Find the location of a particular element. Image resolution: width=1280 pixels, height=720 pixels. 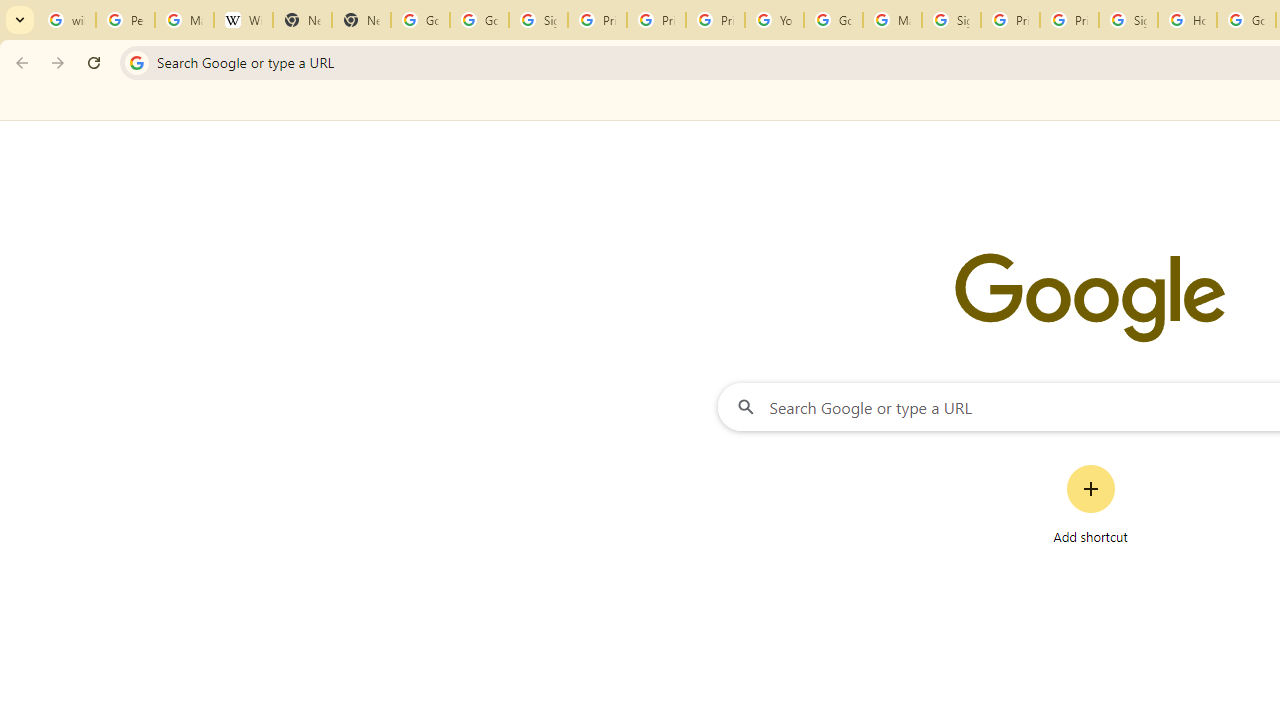

'New Tab' is located at coordinates (301, 20).